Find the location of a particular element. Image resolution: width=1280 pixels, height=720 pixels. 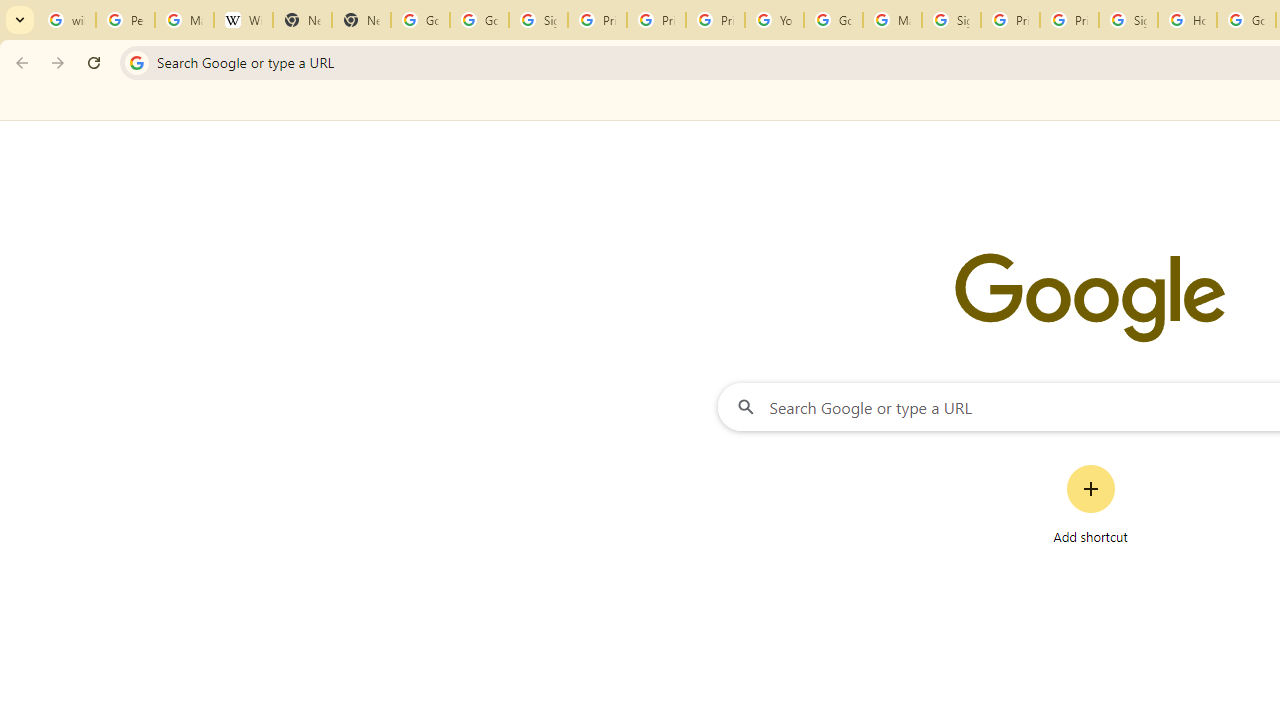

'New Tab' is located at coordinates (301, 20).